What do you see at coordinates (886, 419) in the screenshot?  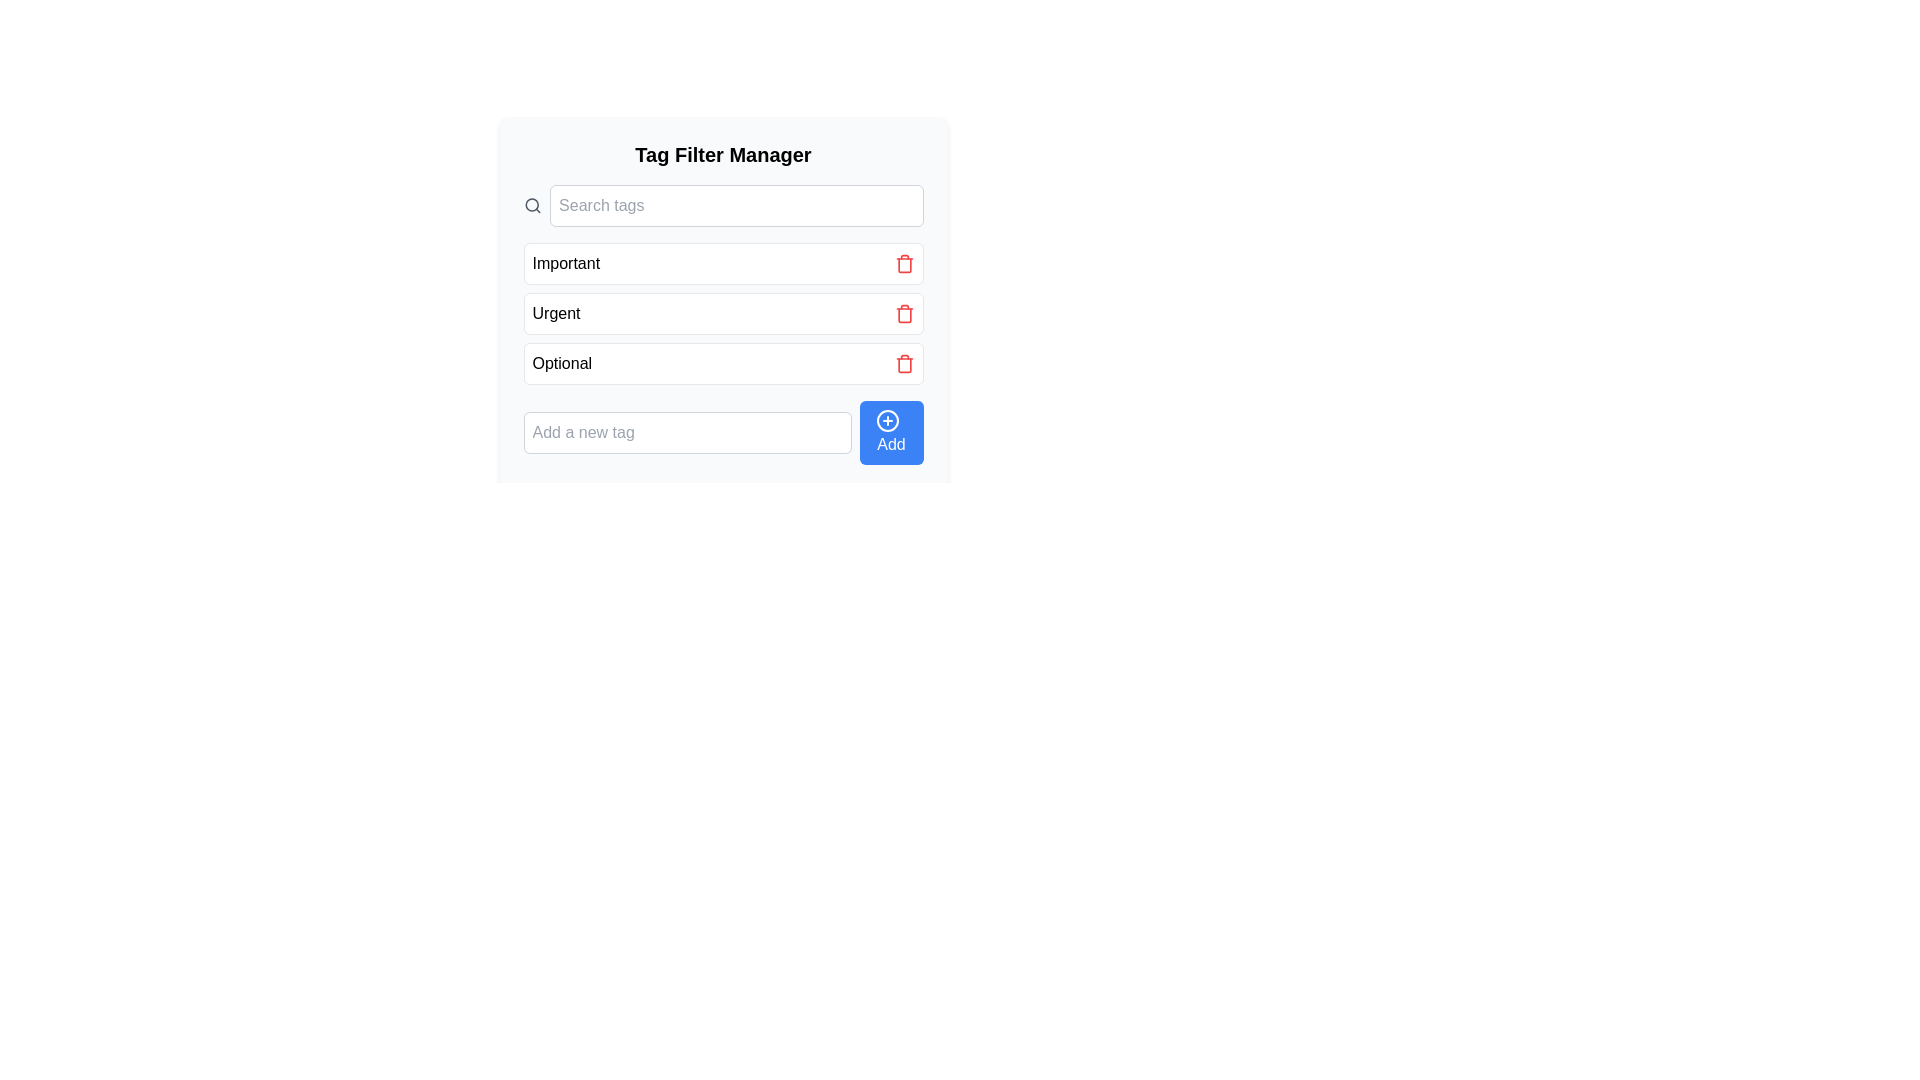 I see `the circular icon with a plus symbol, which is the leftmost part of the 'Add' button positioned below other text input fields` at bounding box center [886, 419].